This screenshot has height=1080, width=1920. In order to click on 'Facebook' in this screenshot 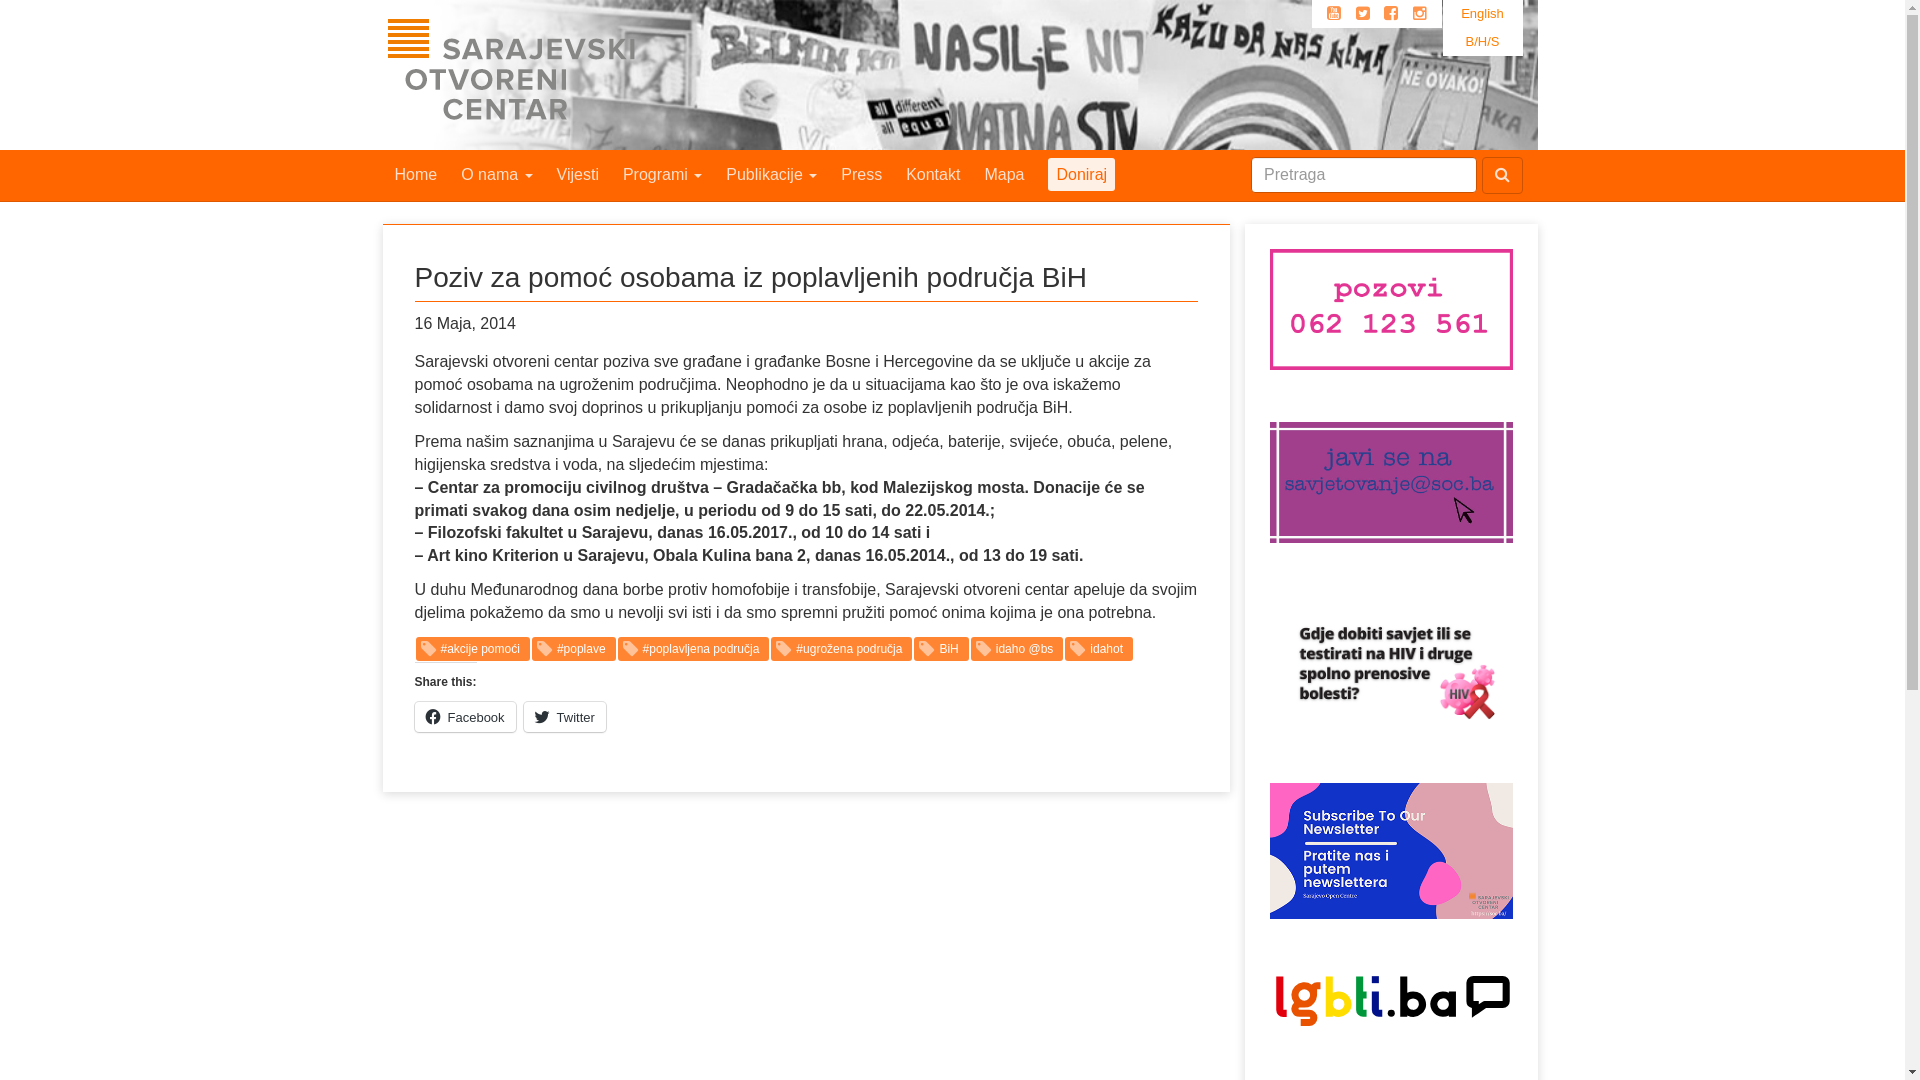, I will do `click(463, 716)`.